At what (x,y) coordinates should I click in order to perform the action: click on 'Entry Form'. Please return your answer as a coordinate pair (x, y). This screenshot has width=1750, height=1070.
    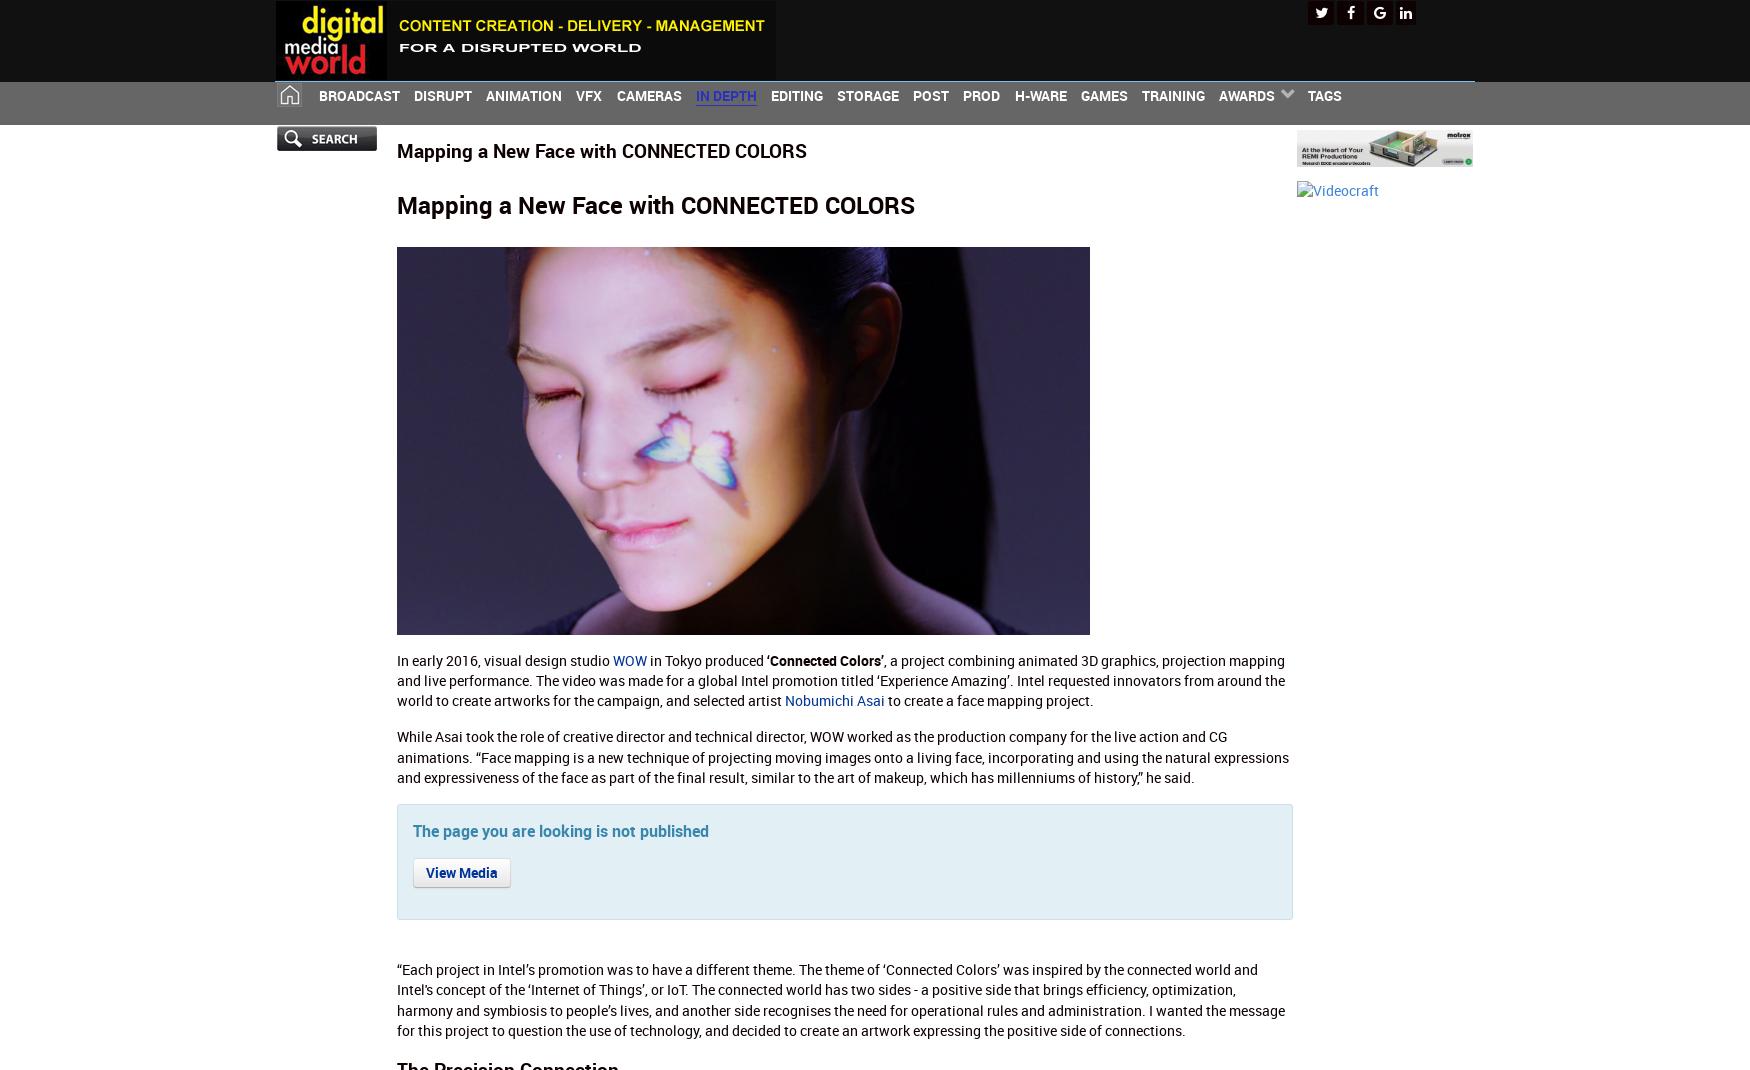
    Looking at the image, I should click on (1218, 158).